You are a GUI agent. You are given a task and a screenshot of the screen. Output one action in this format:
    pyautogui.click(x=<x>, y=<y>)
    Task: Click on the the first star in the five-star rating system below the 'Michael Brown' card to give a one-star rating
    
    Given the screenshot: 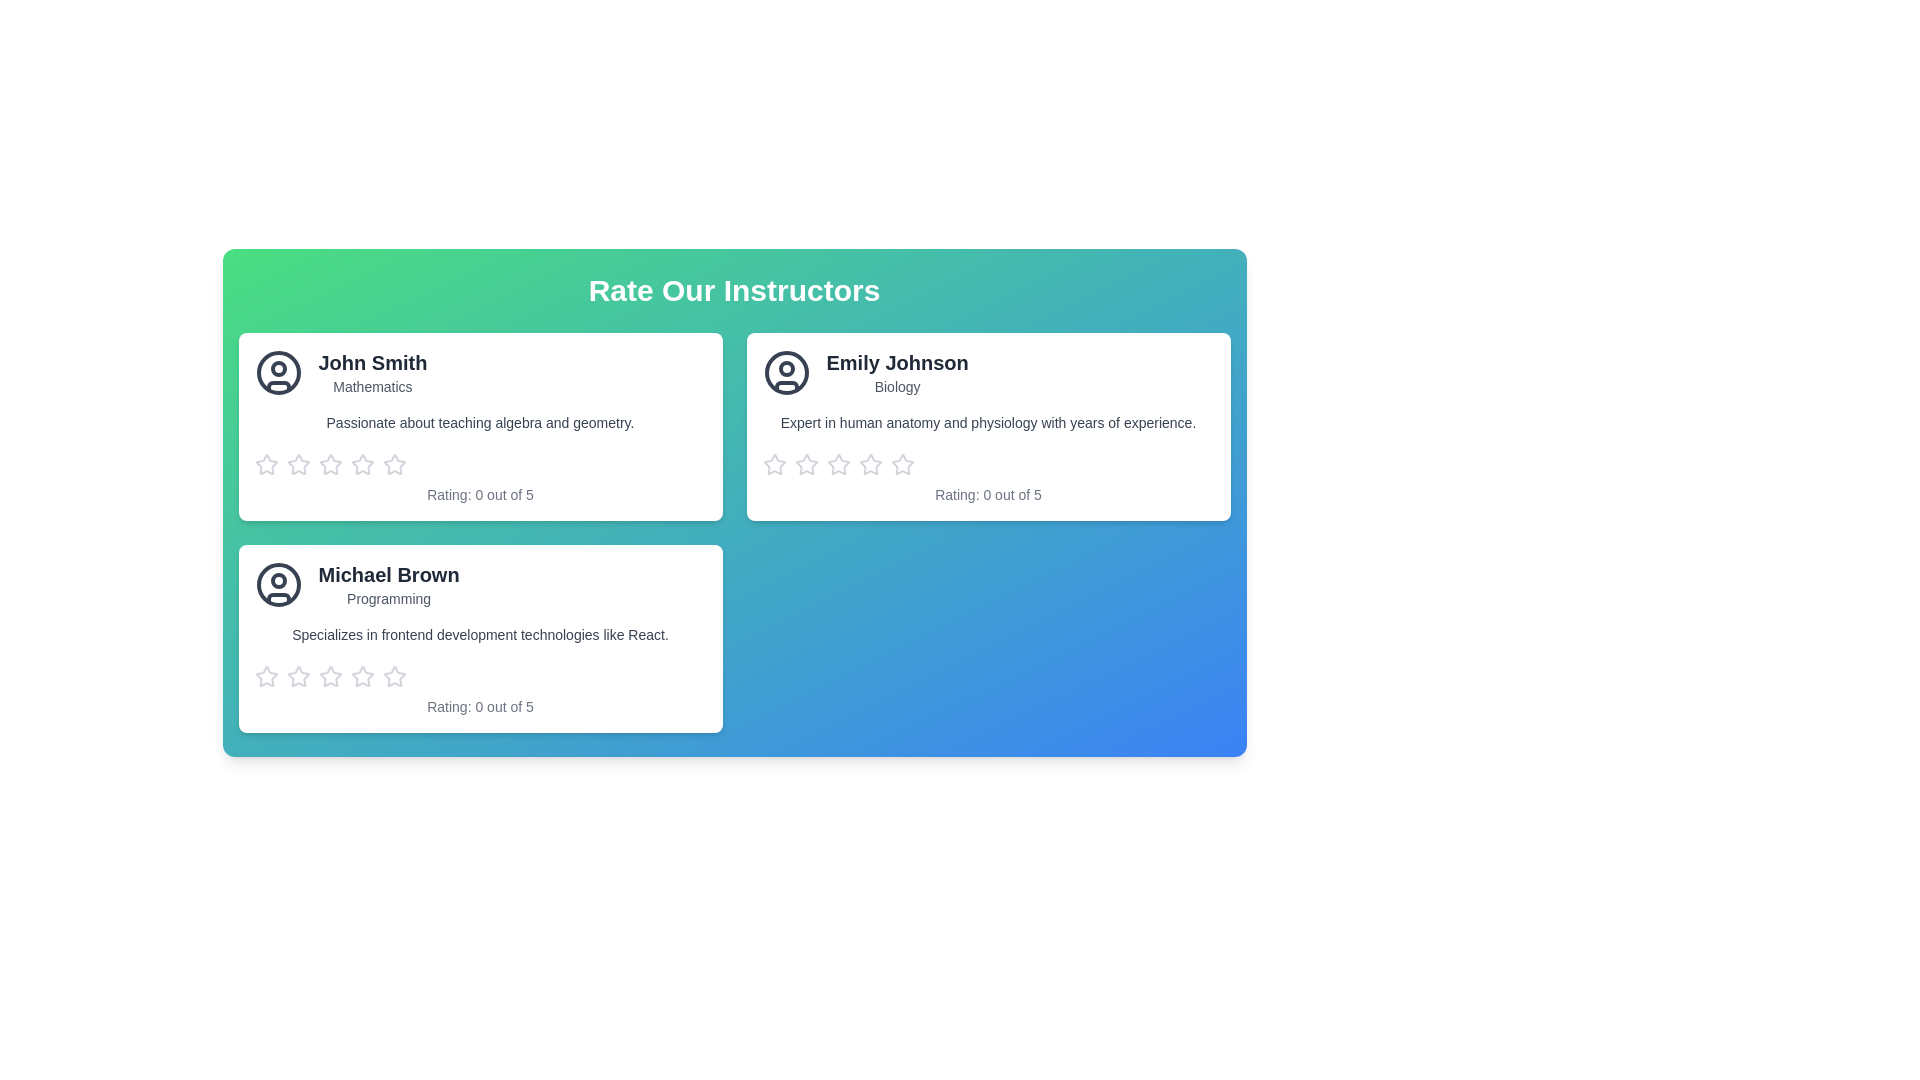 What is the action you would take?
    pyautogui.click(x=296, y=675)
    